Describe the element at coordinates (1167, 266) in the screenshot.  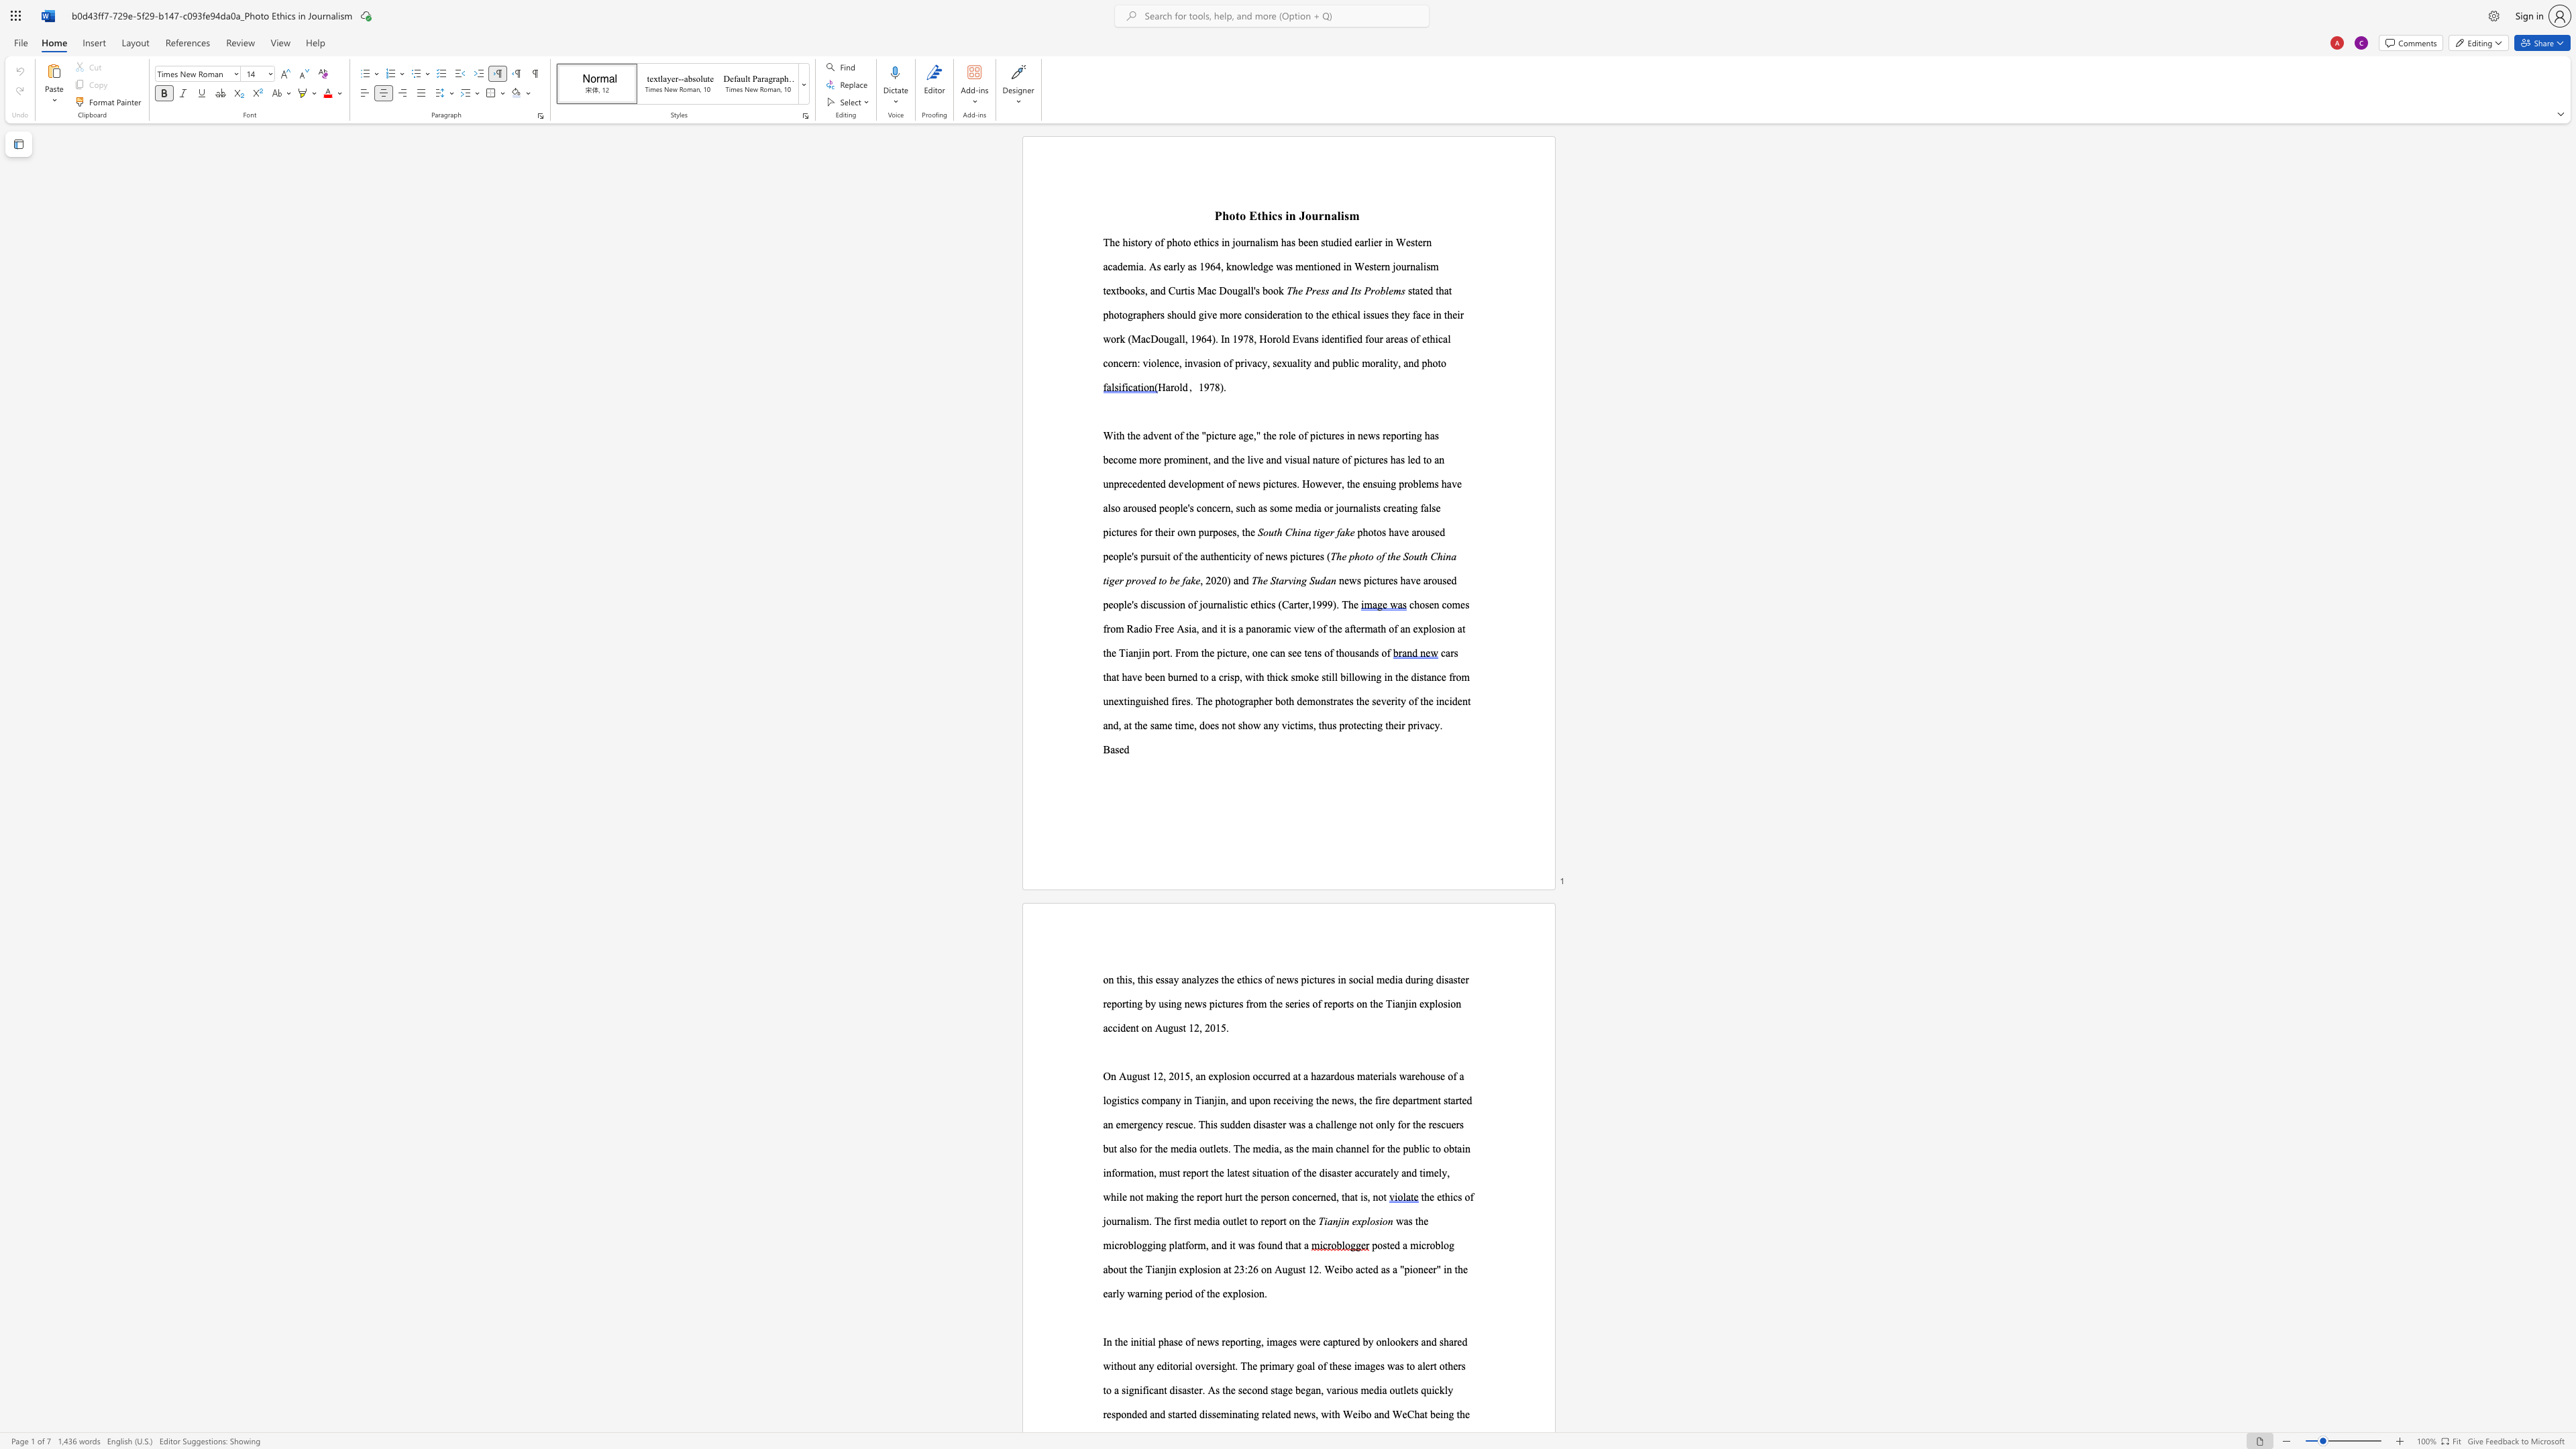
I see `the subset text "arly as 1964, knowledge was mentioned in Western journalism textbooks, an" within the text "The history of photo ethics in journalism has been studied earlier in Western academia. As early as 1964, knowledge was mentioned in Western journalism textbooks, and Curtis Mac Dougall"` at that location.